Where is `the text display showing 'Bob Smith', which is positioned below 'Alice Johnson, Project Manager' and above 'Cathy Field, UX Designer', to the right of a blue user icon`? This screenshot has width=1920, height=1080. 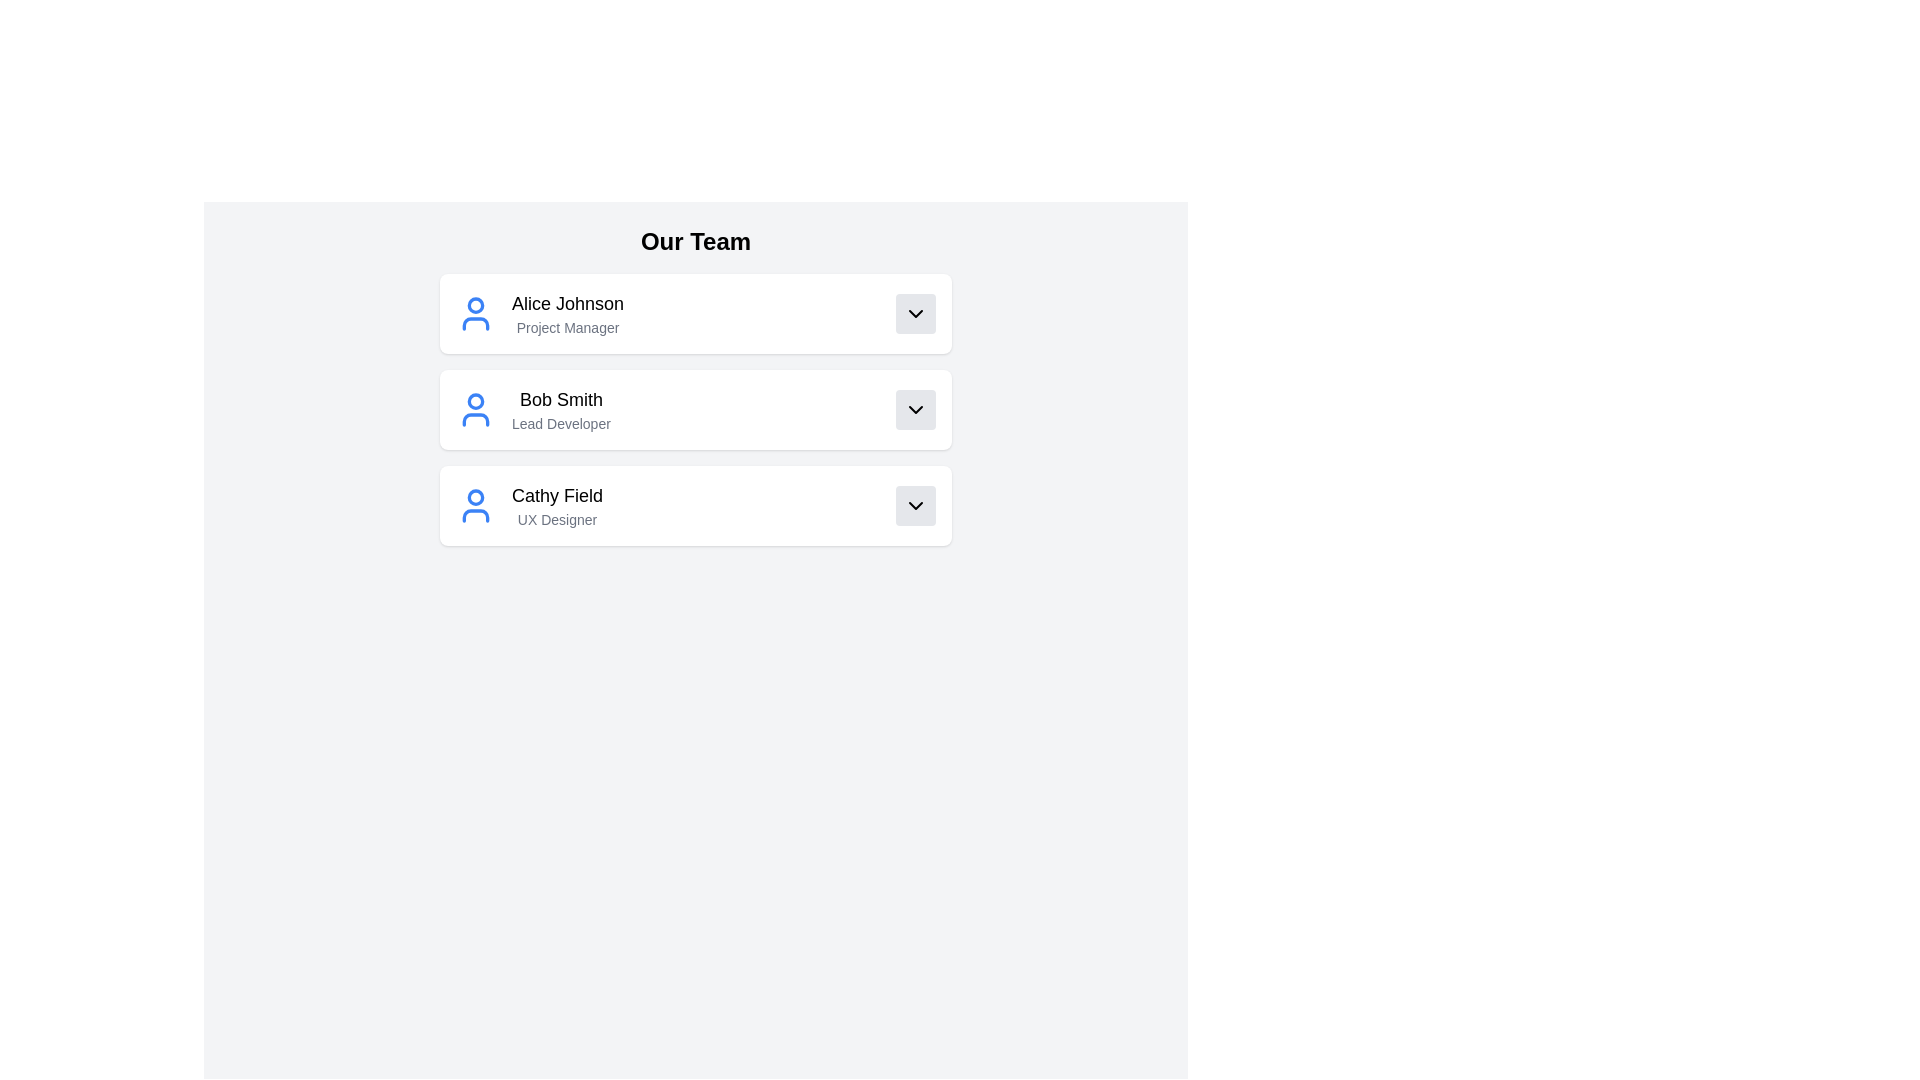 the text display showing 'Bob Smith', which is positioned below 'Alice Johnson, Project Manager' and above 'Cathy Field, UX Designer', to the right of a blue user icon is located at coordinates (560, 408).